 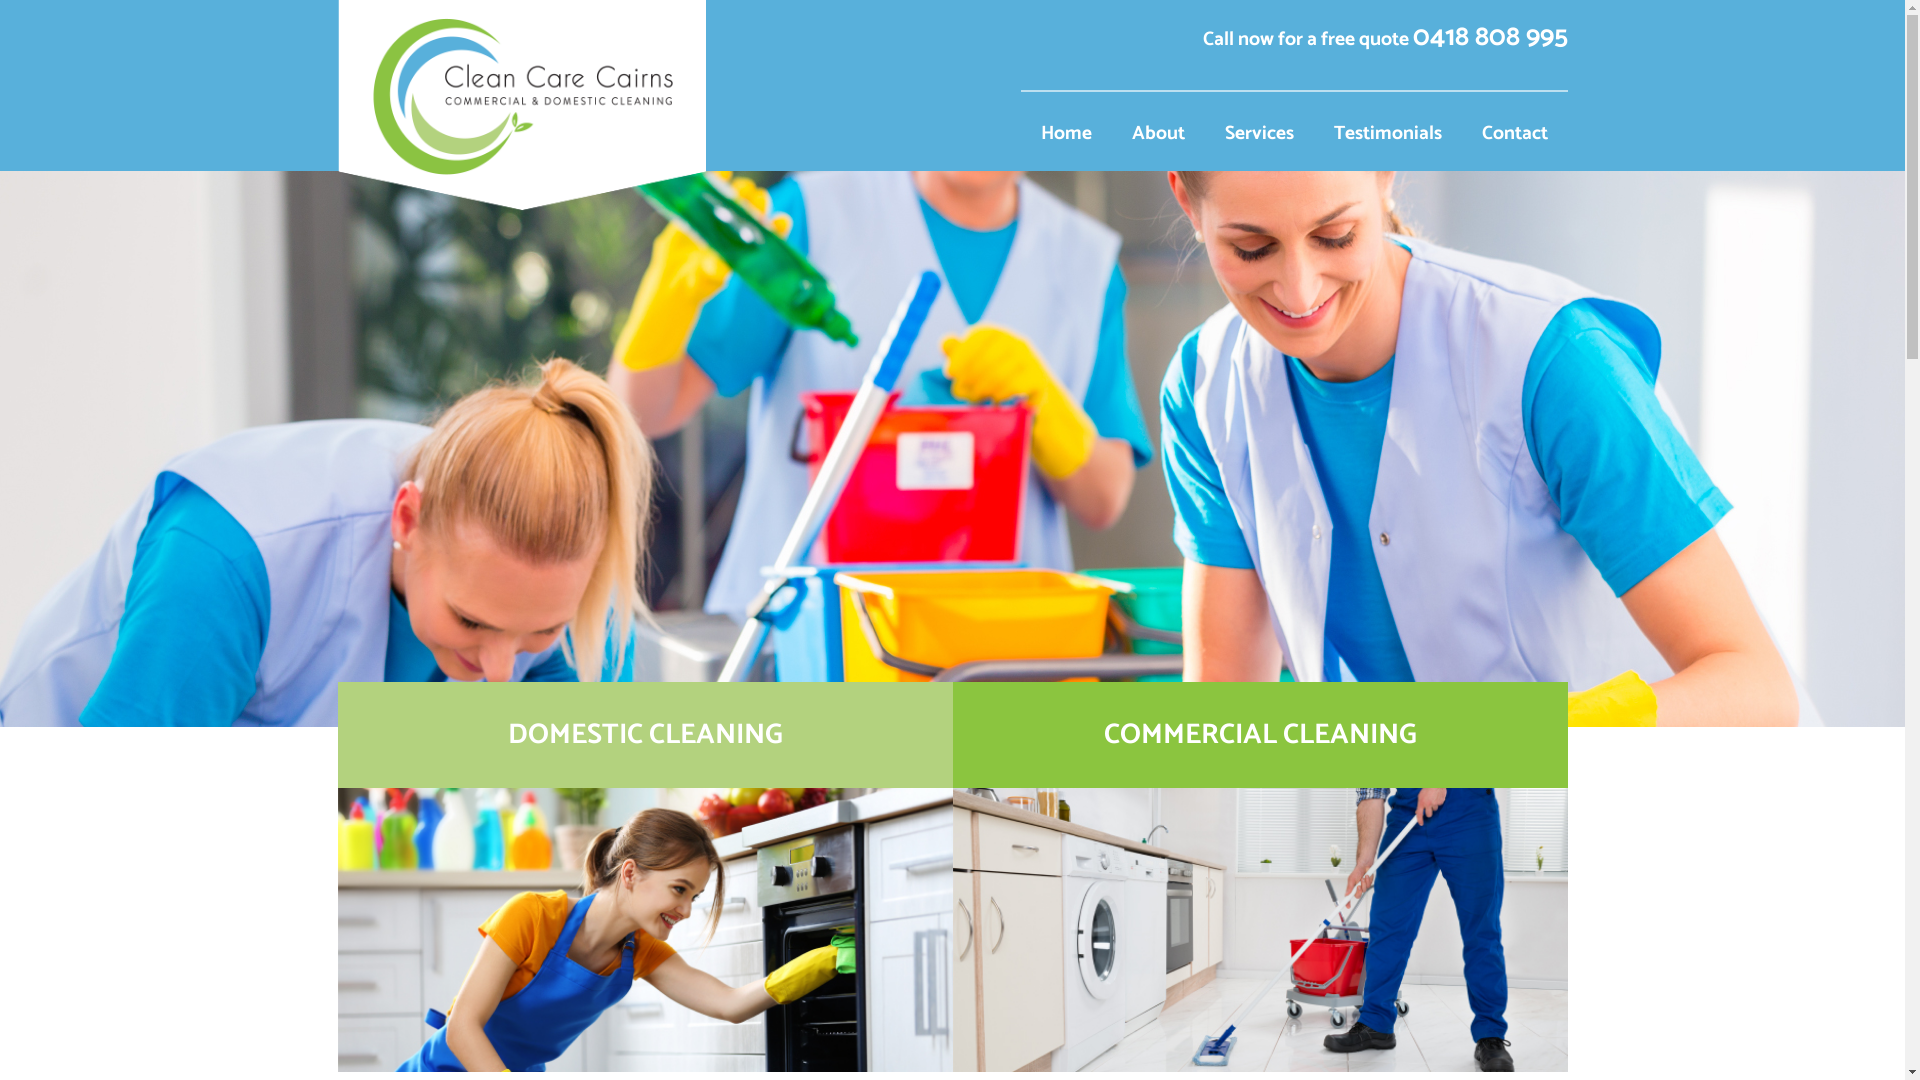 What do you see at coordinates (1515, 126) in the screenshot?
I see `'Contact'` at bounding box center [1515, 126].